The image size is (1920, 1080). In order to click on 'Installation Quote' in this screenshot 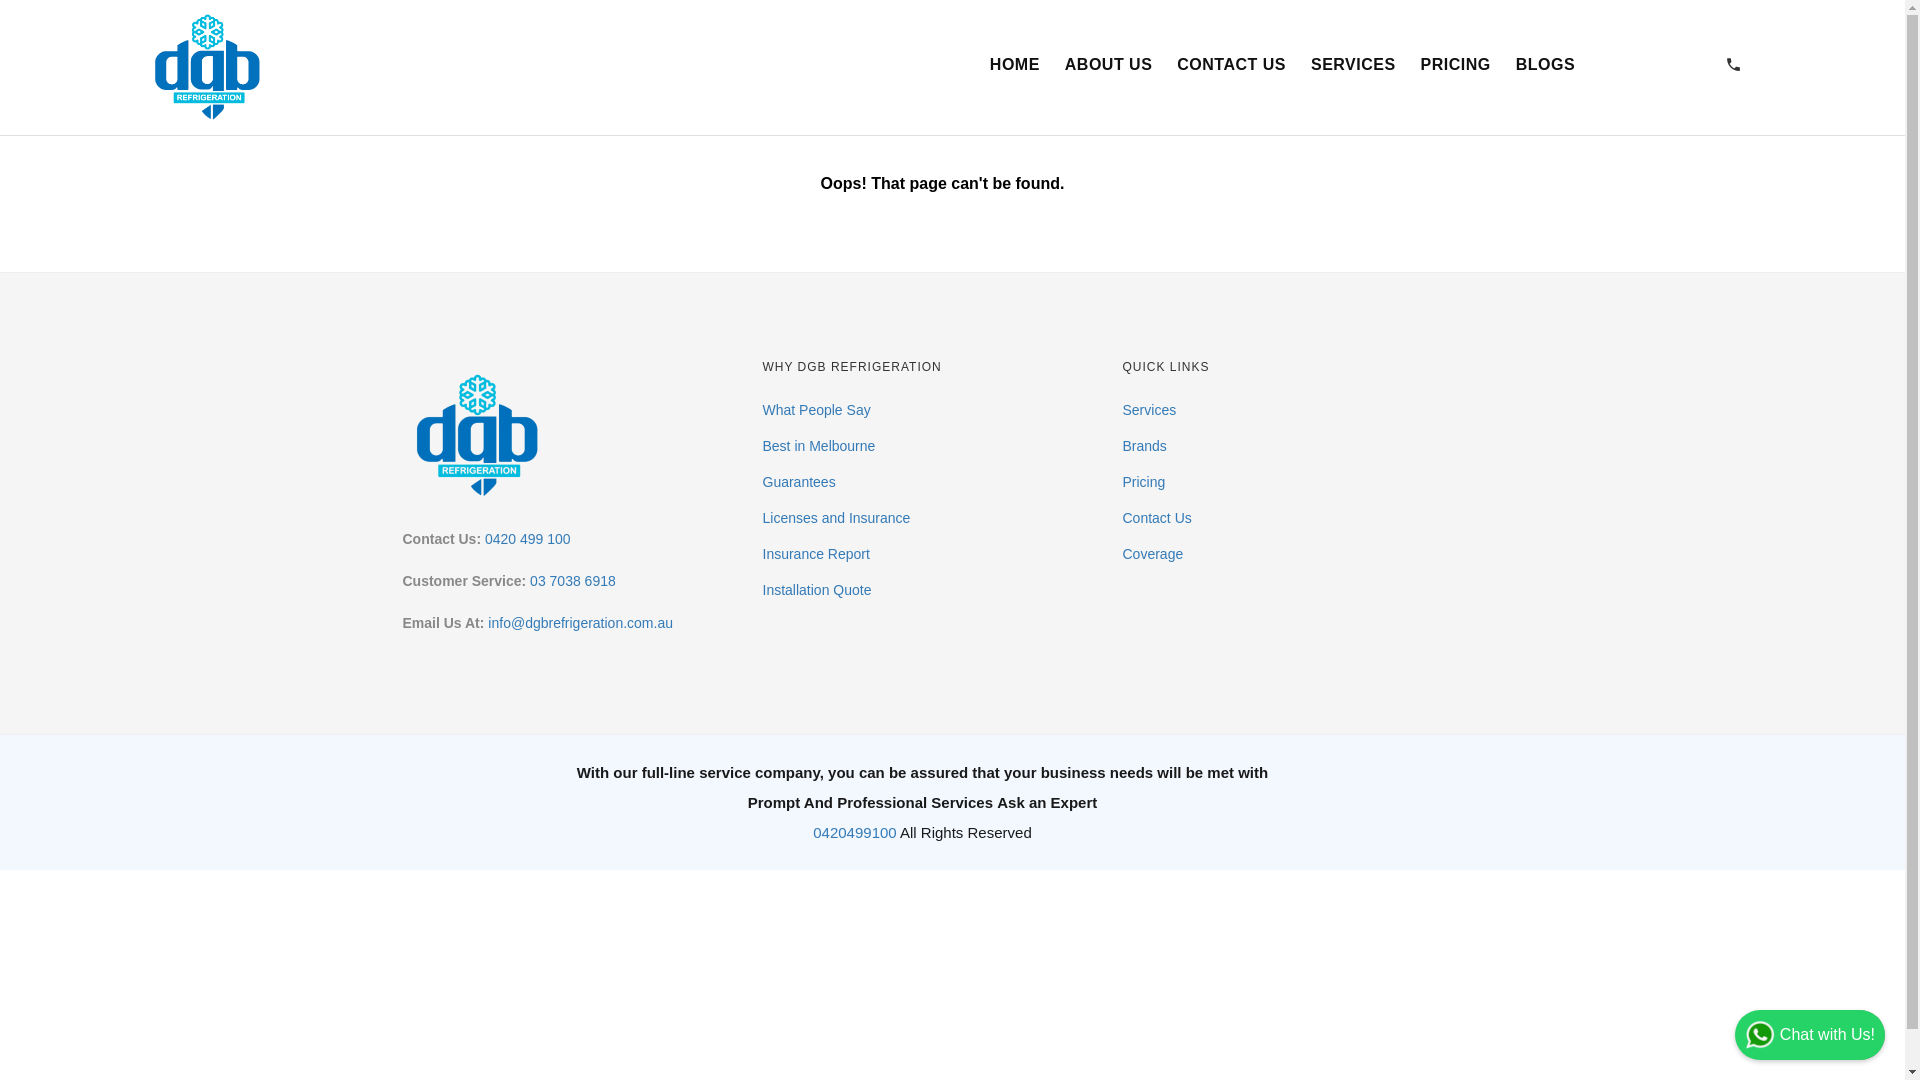, I will do `click(816, 589)`.